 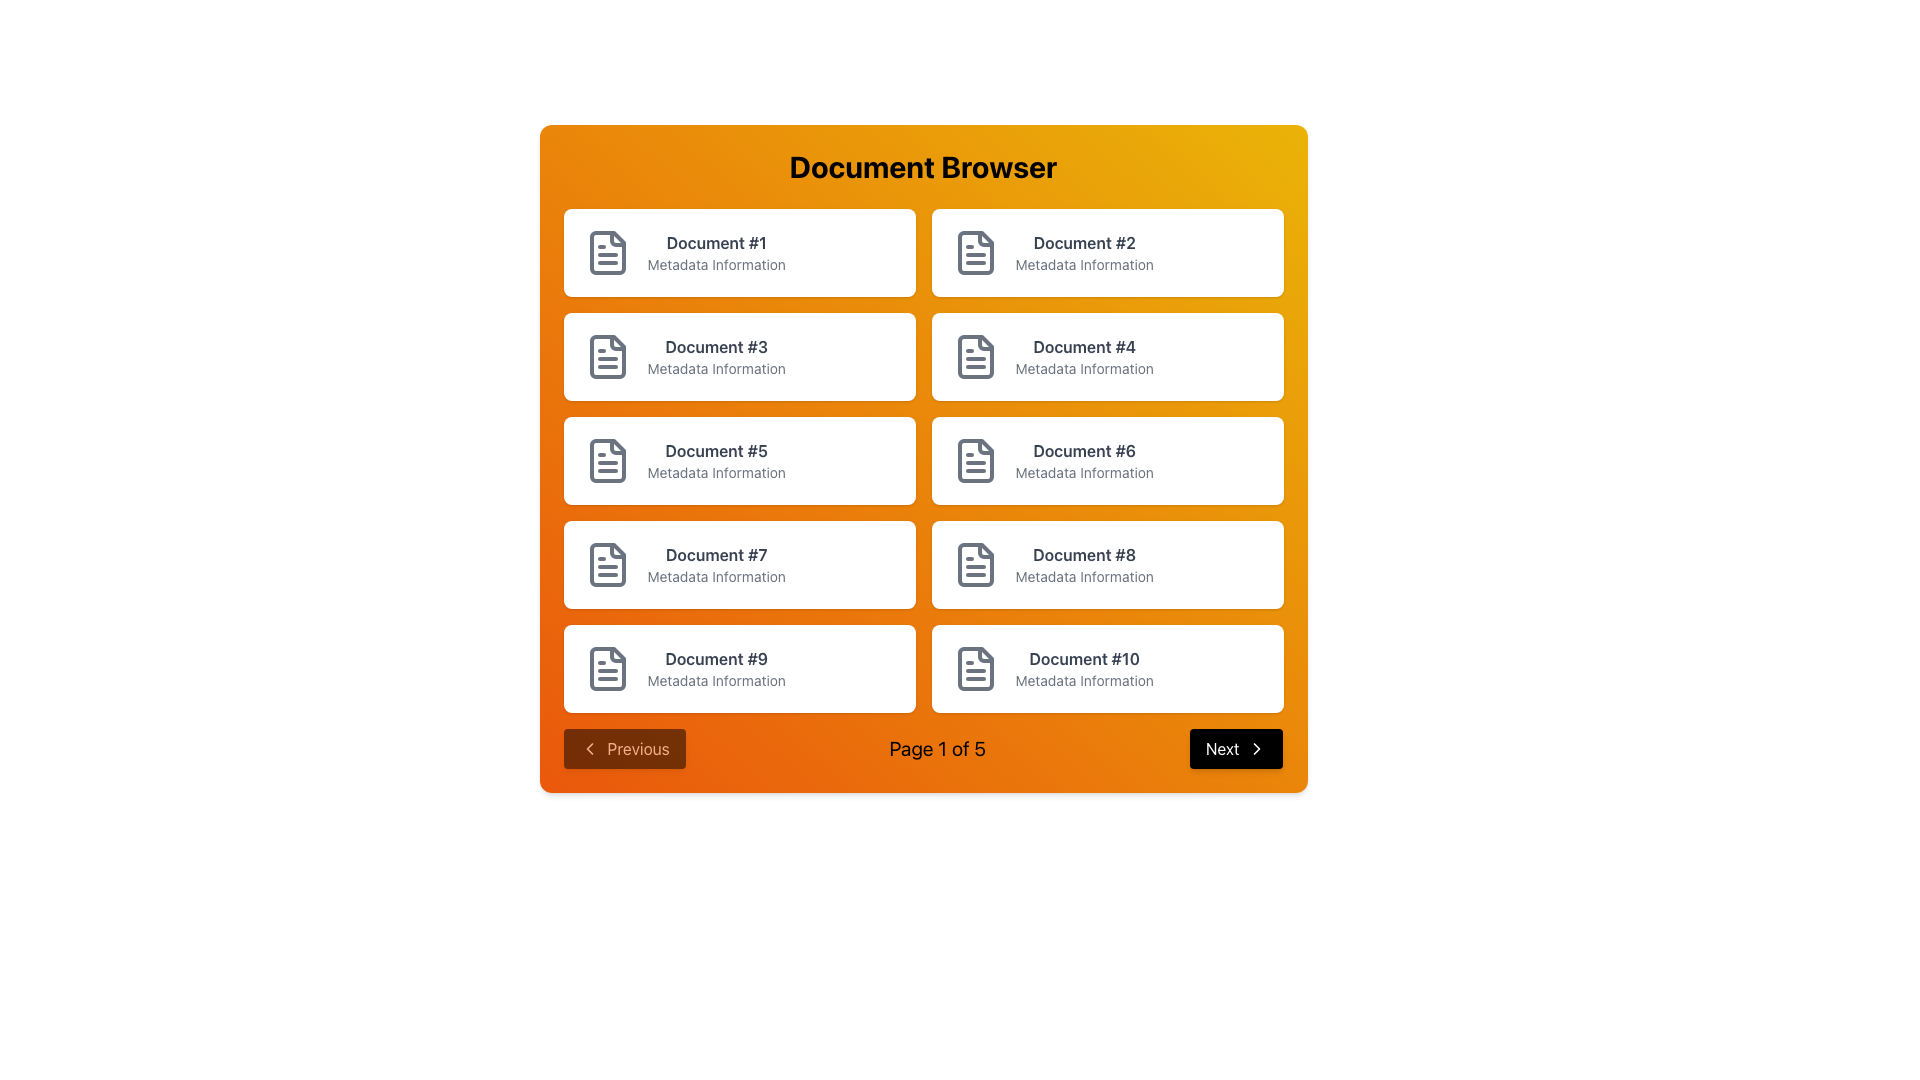 What do you see at coordinates (975, 356) in the screenshot?
I see `the file icon in the second column of the second row within the 'Document Browser' grid layout, which symbolizes file-related content` at bounding box center [975, 356].